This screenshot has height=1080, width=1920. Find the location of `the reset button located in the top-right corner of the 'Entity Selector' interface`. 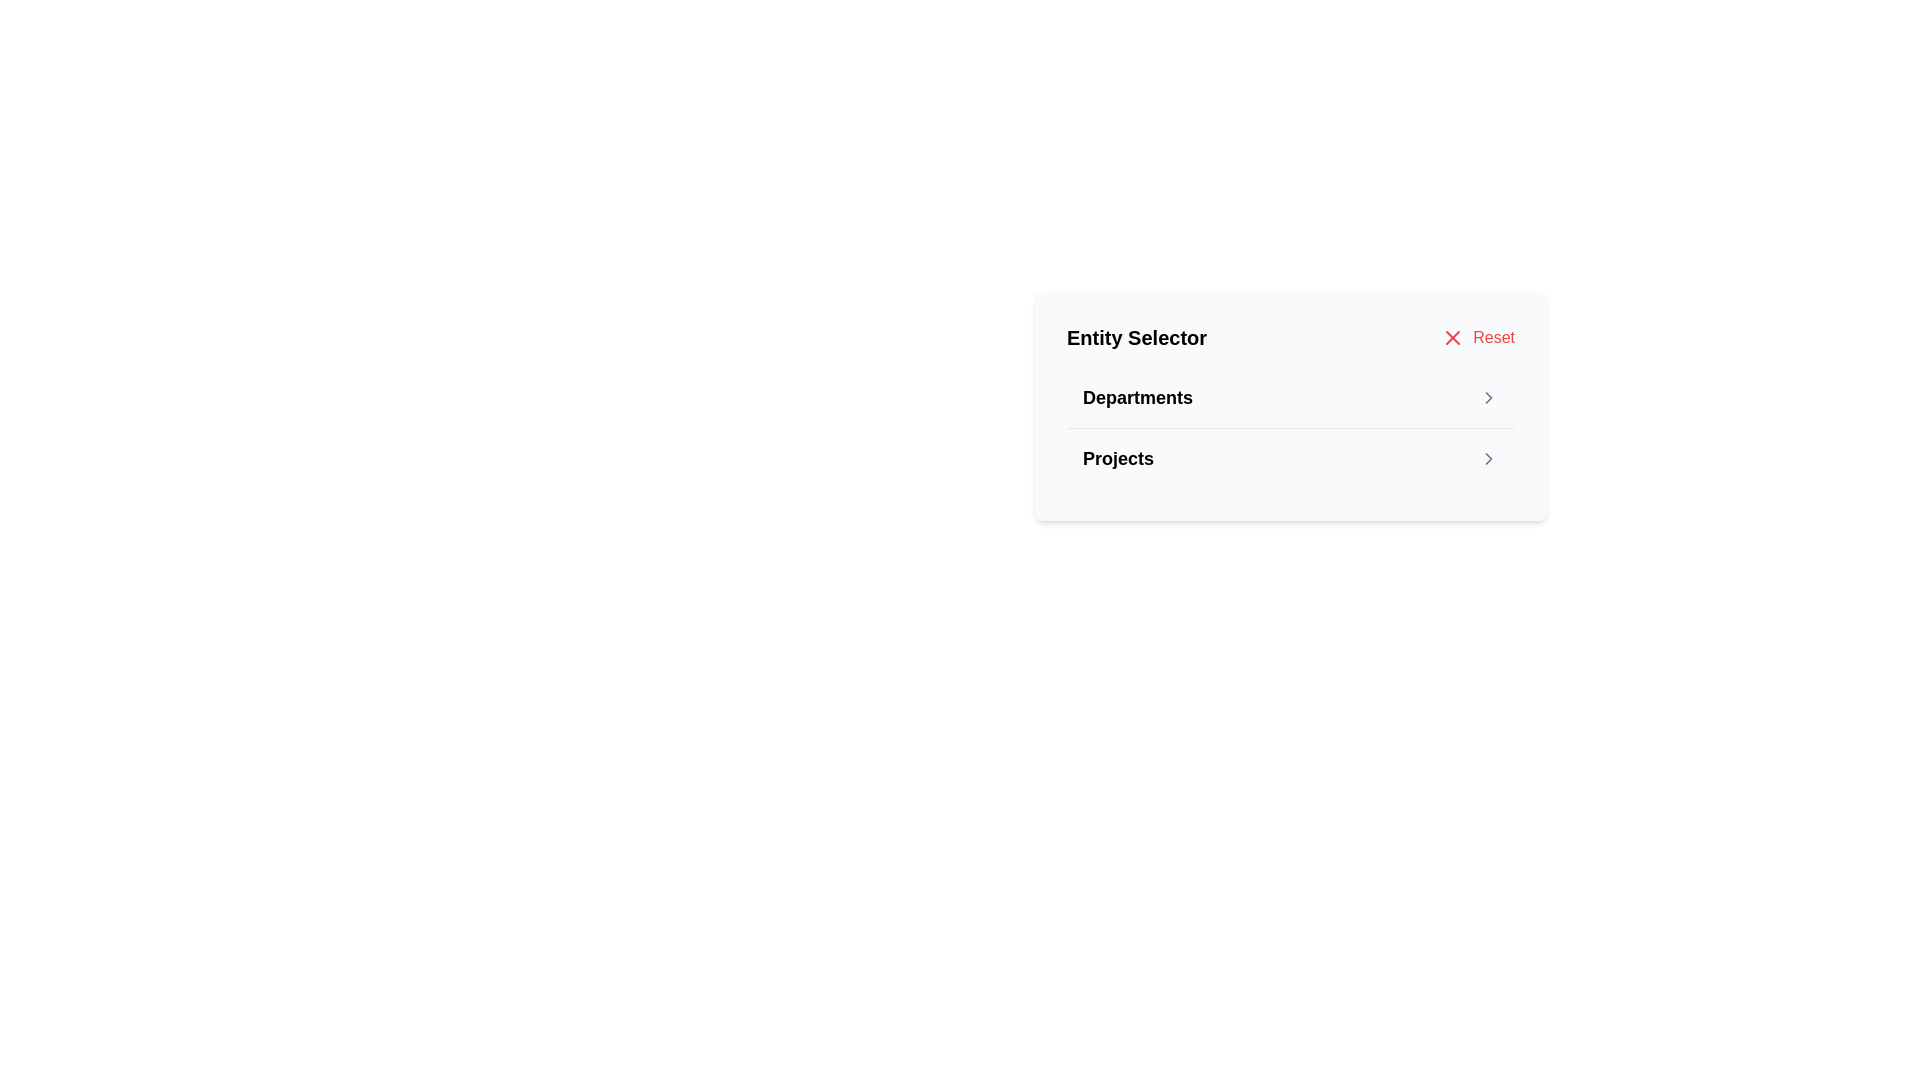

the reset button located in the top-right corner of the 'Entity Selector' interface is located at coordinates (1478, 337).